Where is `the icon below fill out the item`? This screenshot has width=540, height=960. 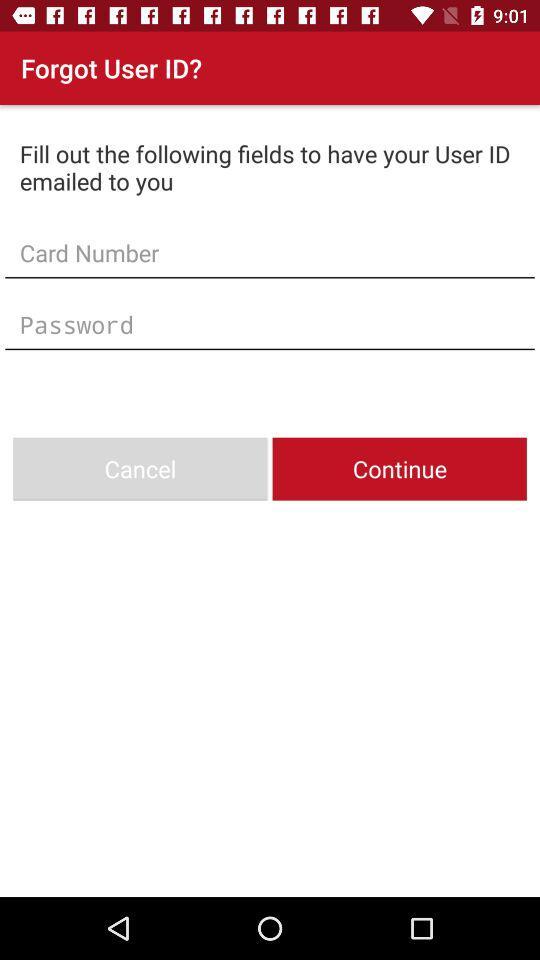
the icon below fill out the item is located at coordinates (270, 251).